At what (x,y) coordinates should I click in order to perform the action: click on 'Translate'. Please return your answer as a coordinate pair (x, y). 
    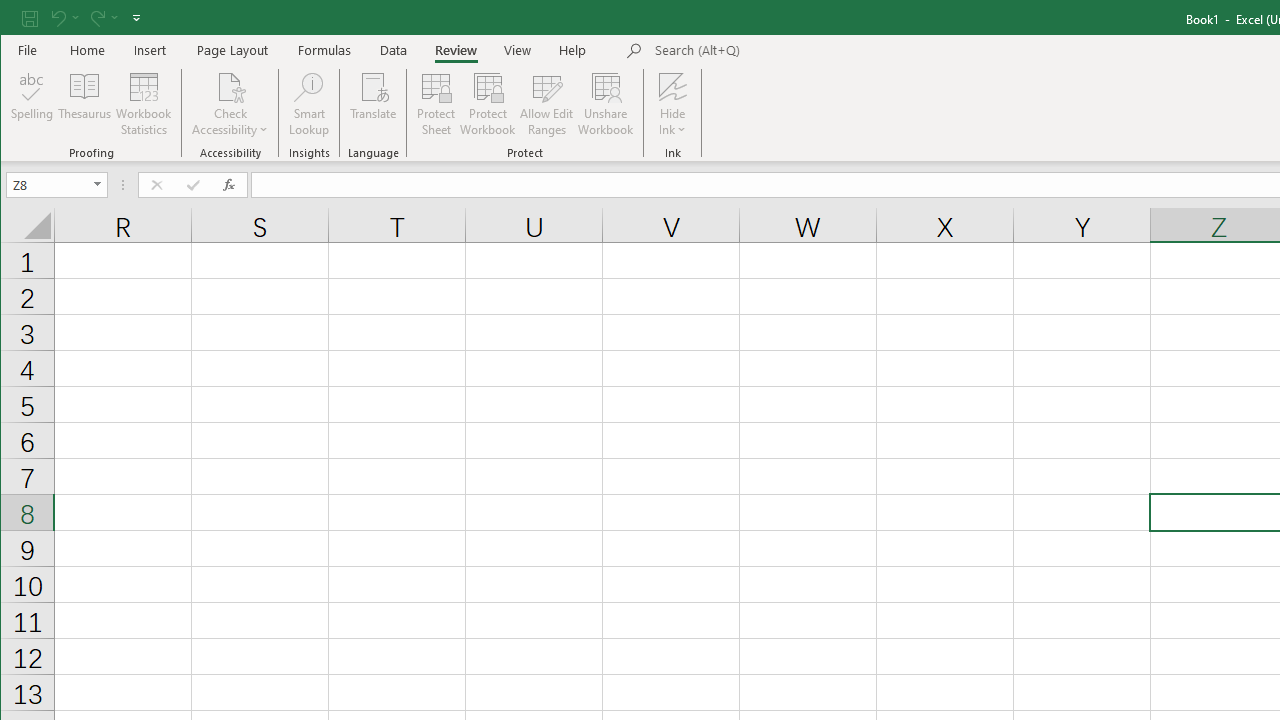
    Looking at the image, I should click on (373, 104).